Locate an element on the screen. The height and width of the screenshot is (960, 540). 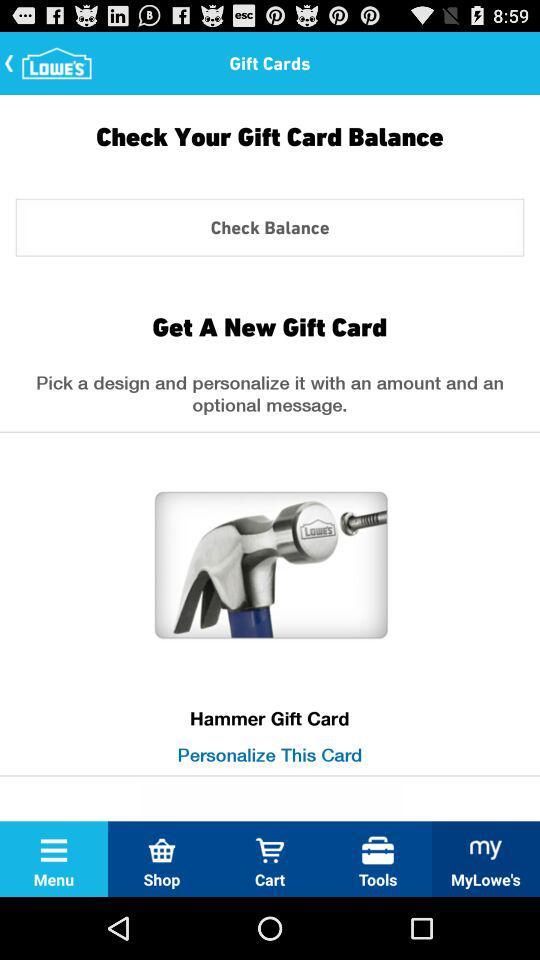
icon below the hammer gift card icon is located at coordinates (269, 753).